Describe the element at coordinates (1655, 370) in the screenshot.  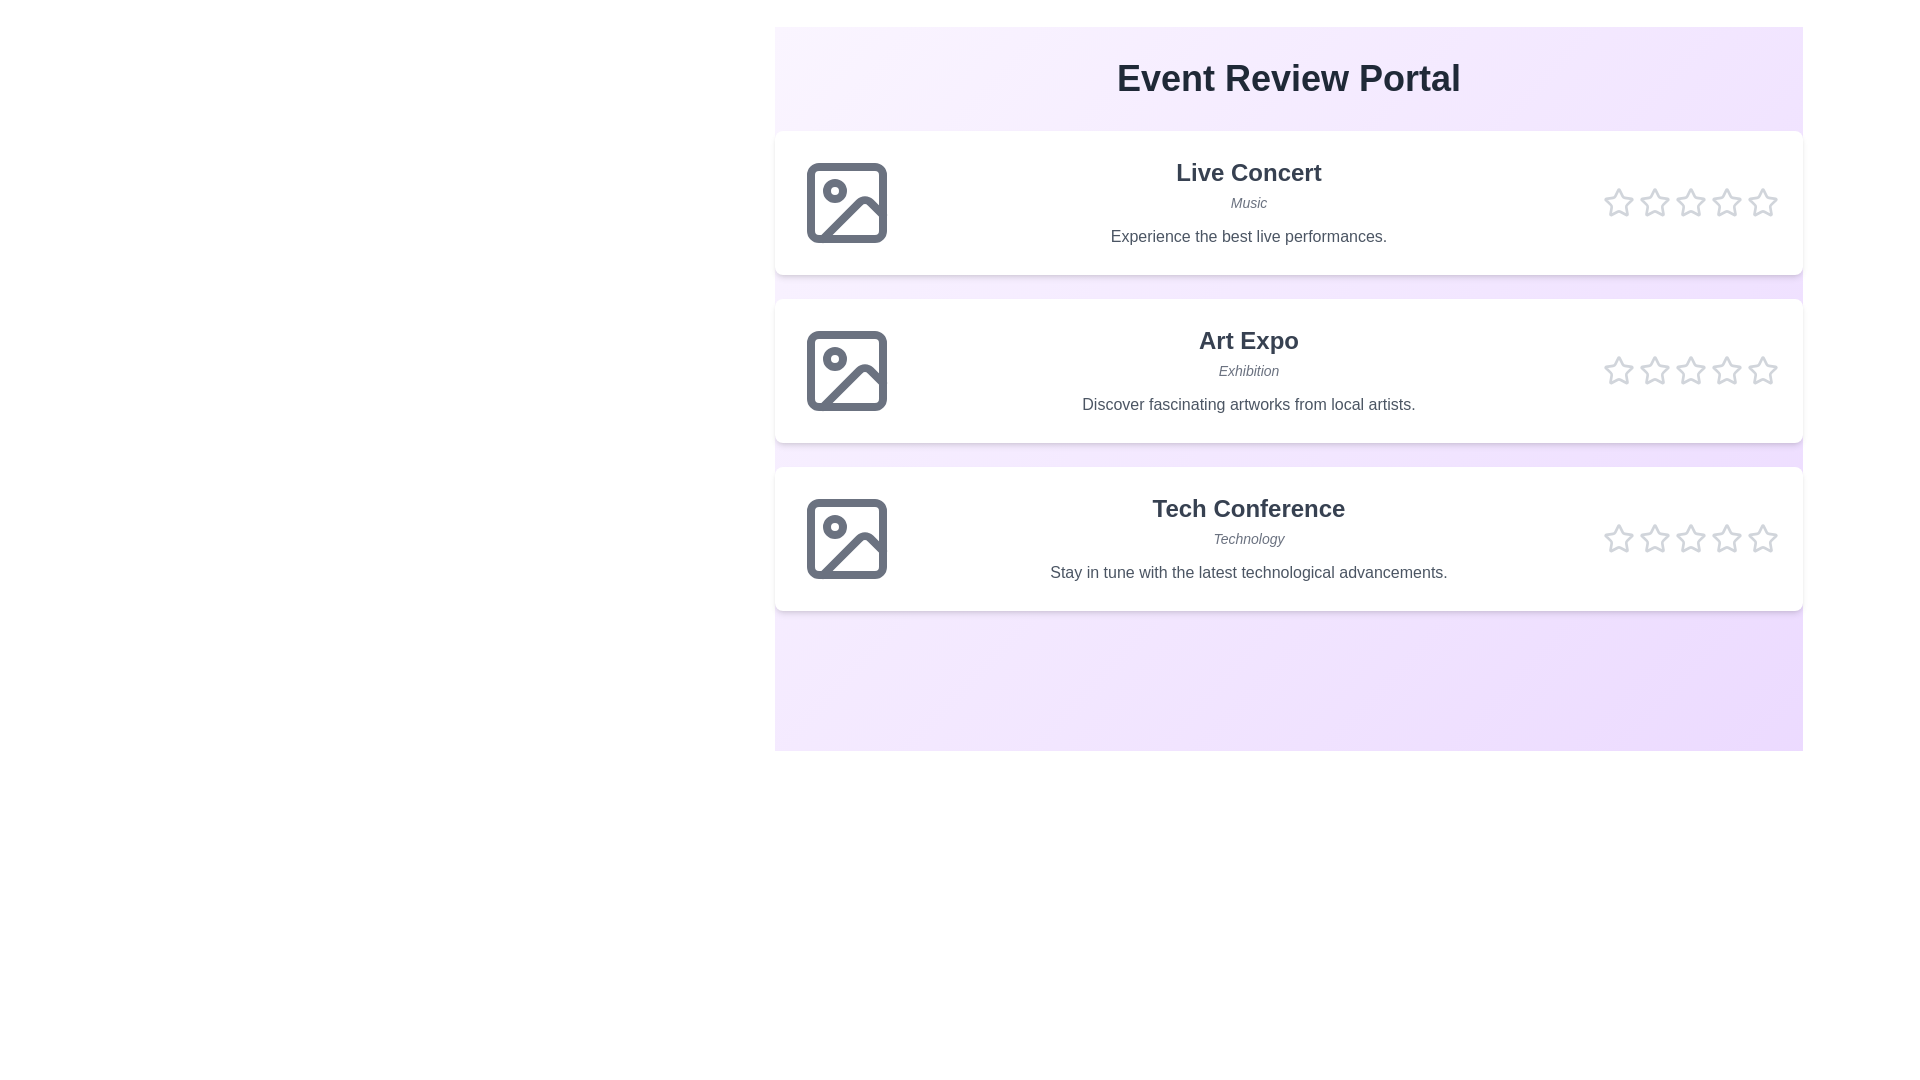
I see `the star corresponding to the rating 2 for the event Art Expo` at that location.